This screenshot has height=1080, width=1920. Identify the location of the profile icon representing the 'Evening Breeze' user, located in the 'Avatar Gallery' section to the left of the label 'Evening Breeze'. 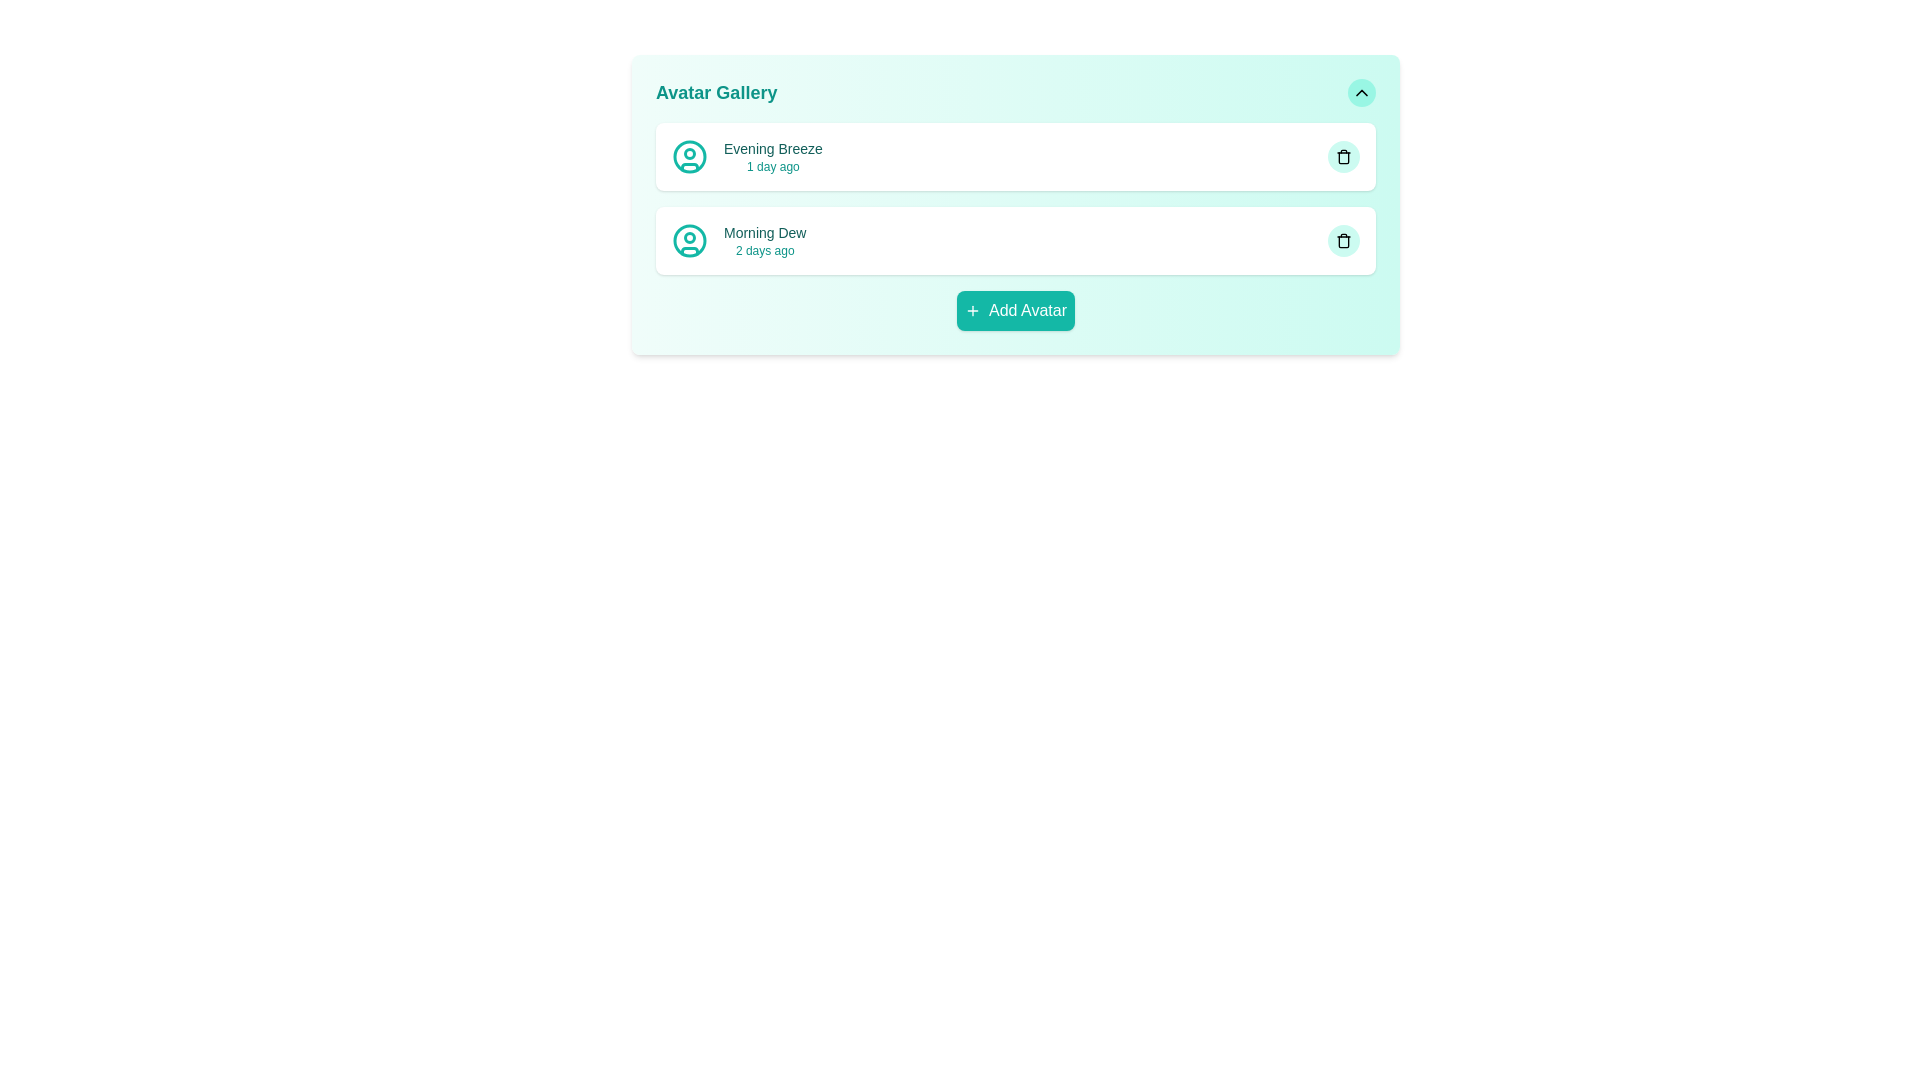
(690, 156).